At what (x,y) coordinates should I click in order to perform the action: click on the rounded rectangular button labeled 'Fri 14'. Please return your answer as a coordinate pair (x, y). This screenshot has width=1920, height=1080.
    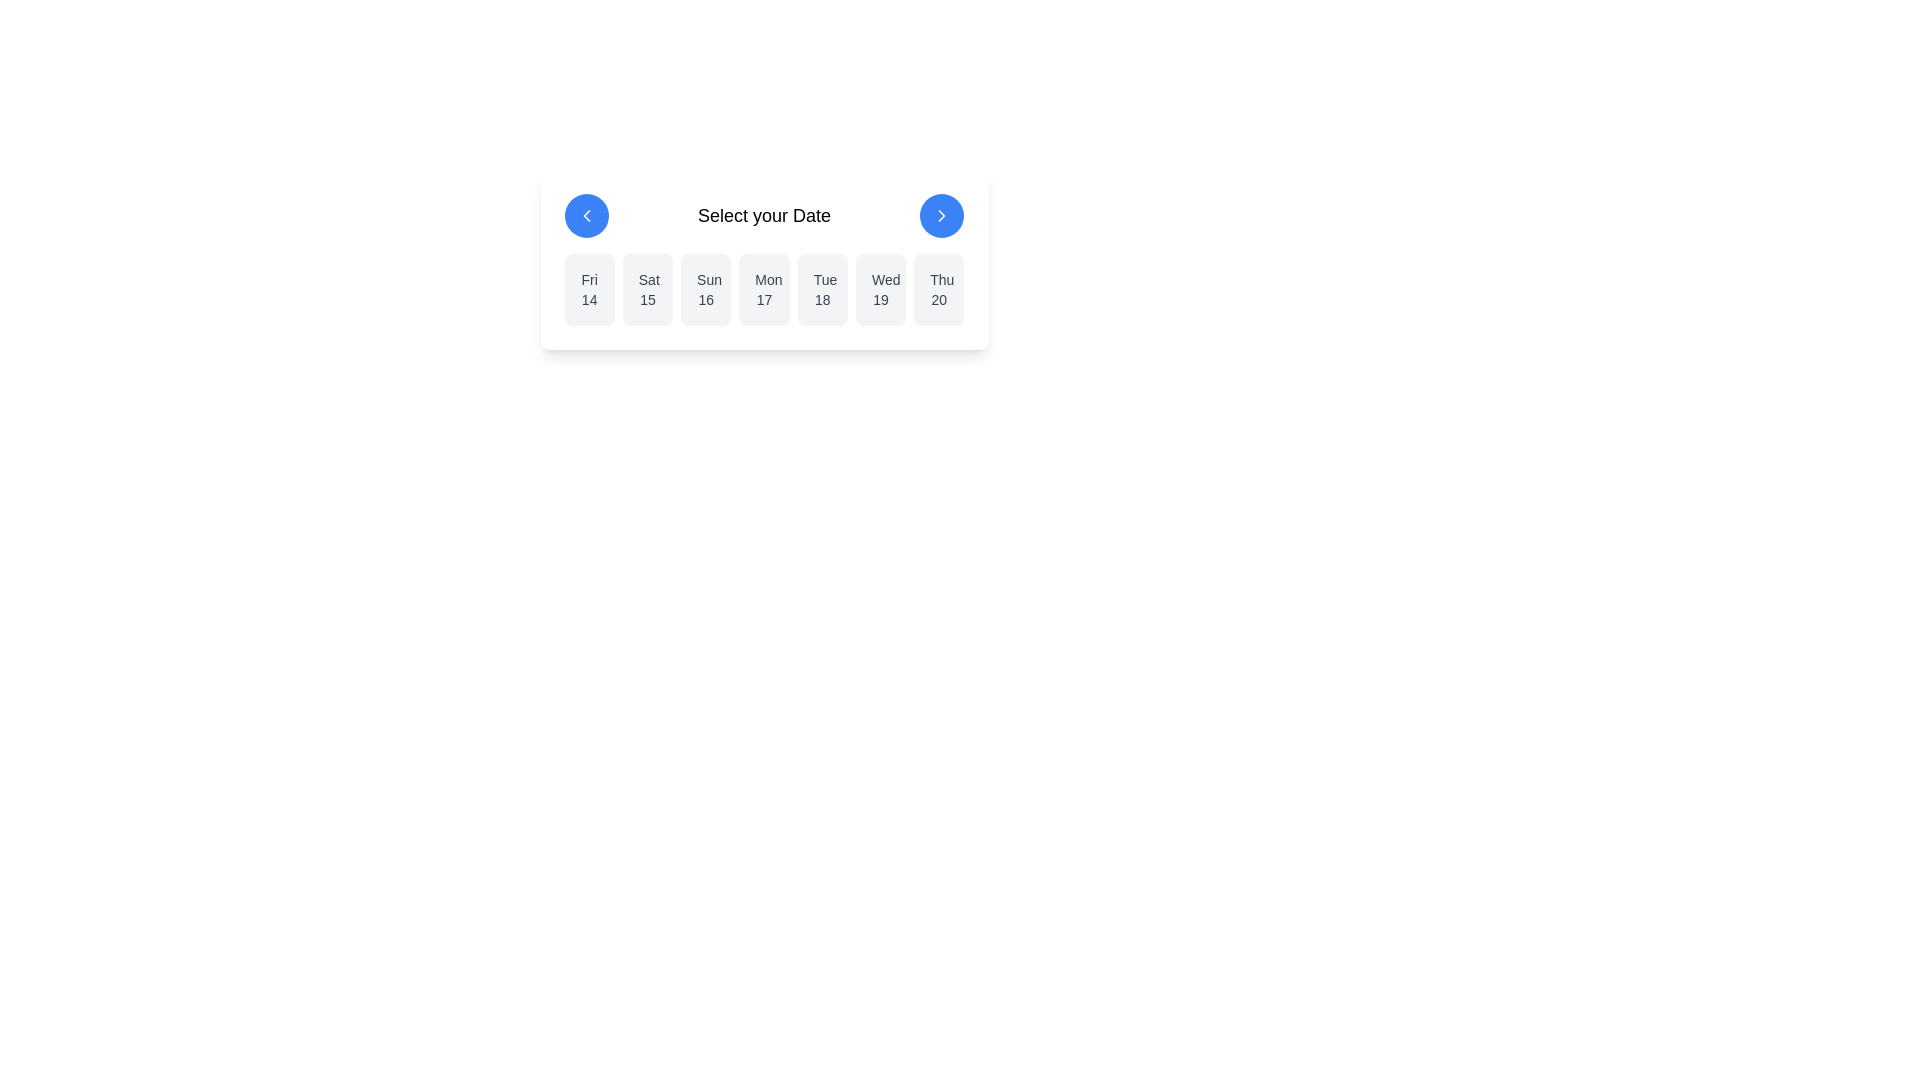
    Looking at the image, I should click on (588, 289).